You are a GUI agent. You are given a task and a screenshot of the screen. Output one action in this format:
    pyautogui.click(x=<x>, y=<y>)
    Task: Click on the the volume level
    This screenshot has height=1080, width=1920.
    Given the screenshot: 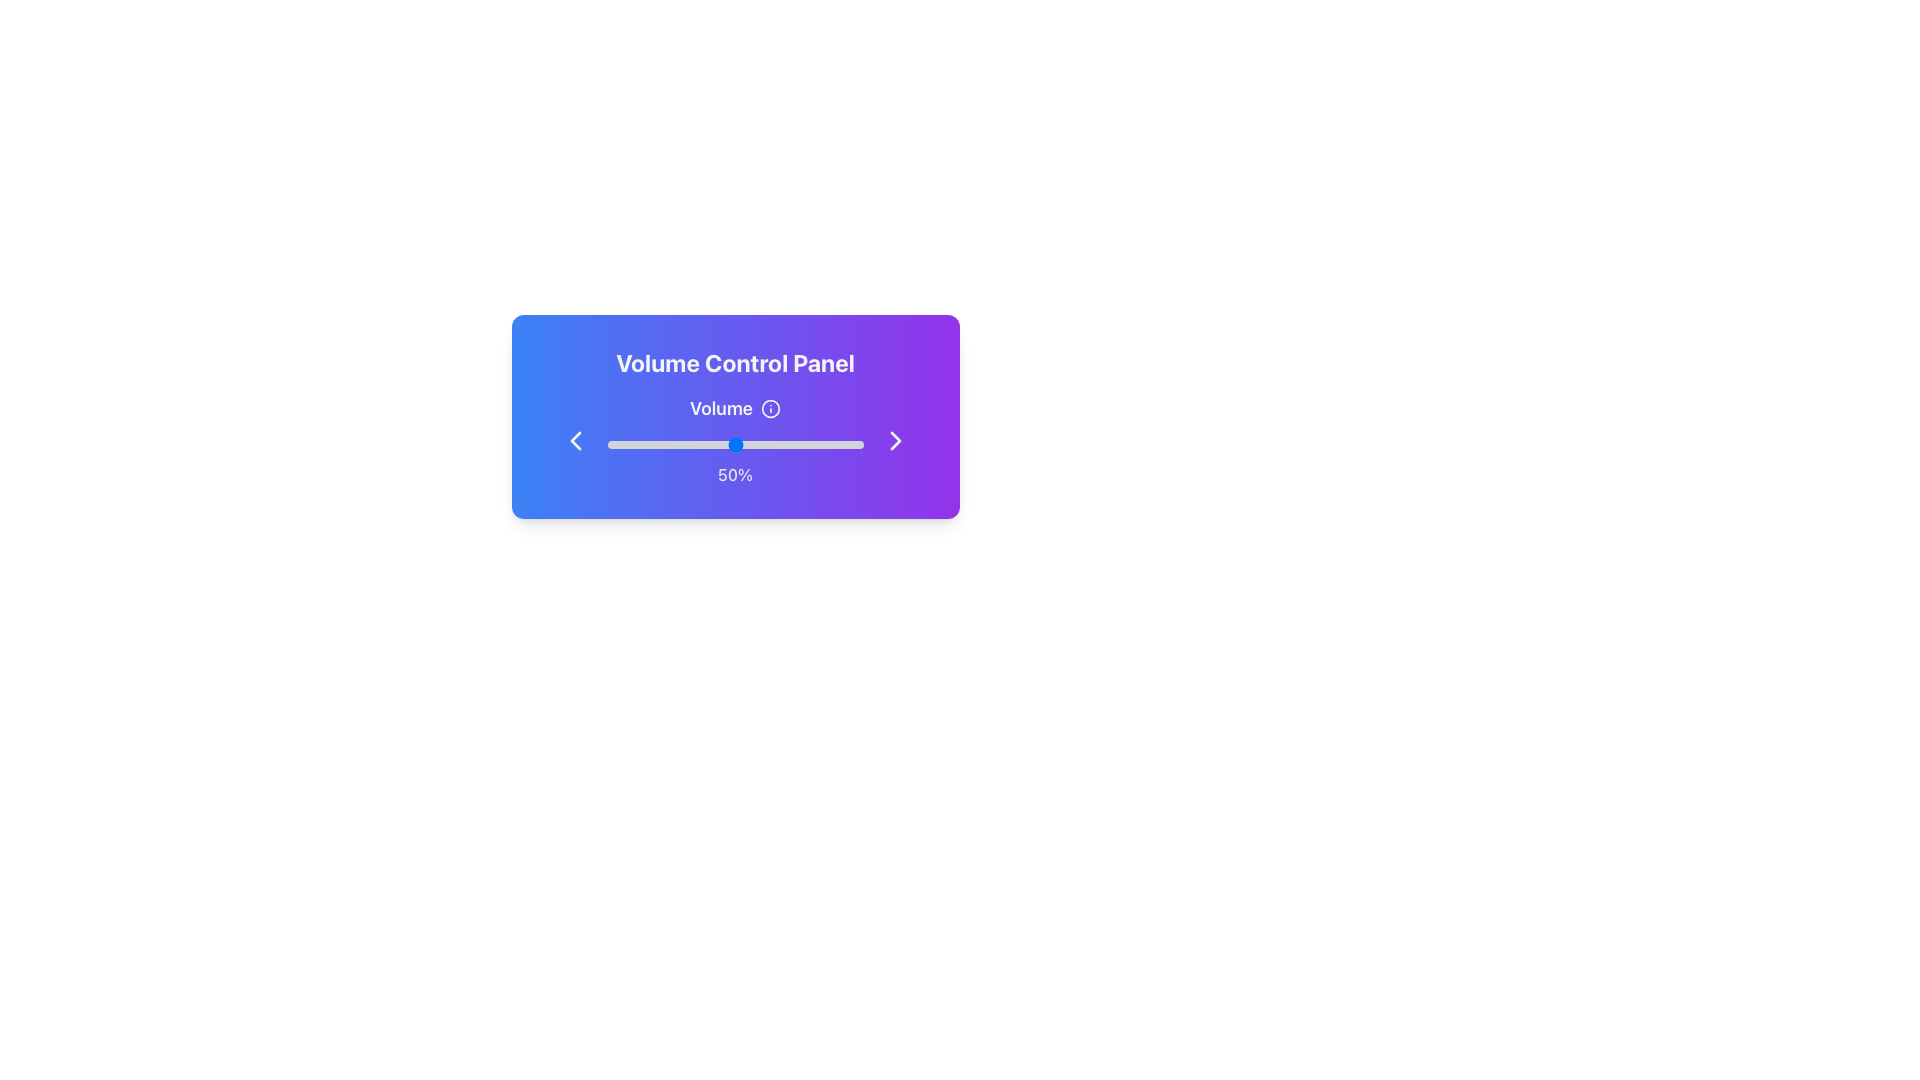 What is the action you would take?
    pyautogui.click(x=747, y=443)
    